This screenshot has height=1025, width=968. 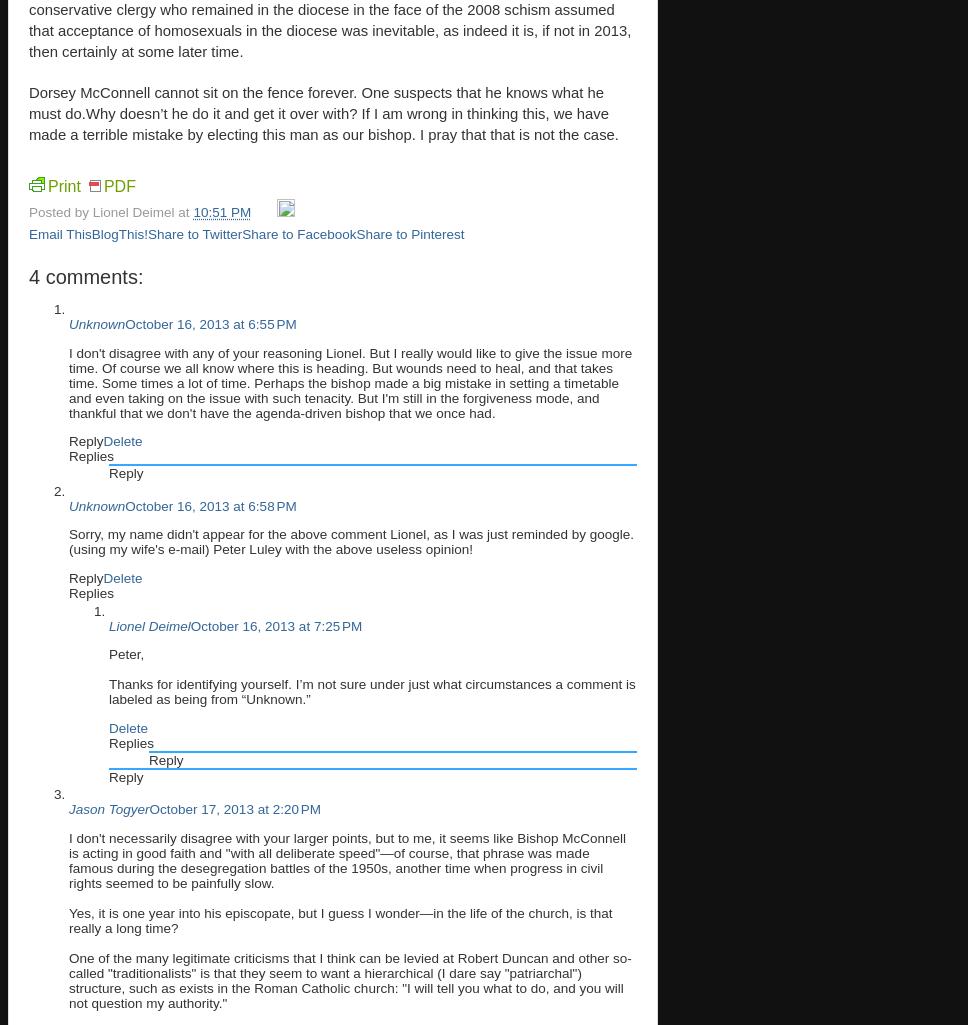 What do you see at coordinates (347, 859) in the screenshot?
I see `'I don't necessarily disagree with your larger points, but to me, it seems like Bishop McConnell is acting in good faith and "with all deliberate speed"—of course, that phrase was made famous during the desegregation battles of the 1950s, another time when progress in civil rights seemed to be painfully slow.'` at bounding box center [347, 859].